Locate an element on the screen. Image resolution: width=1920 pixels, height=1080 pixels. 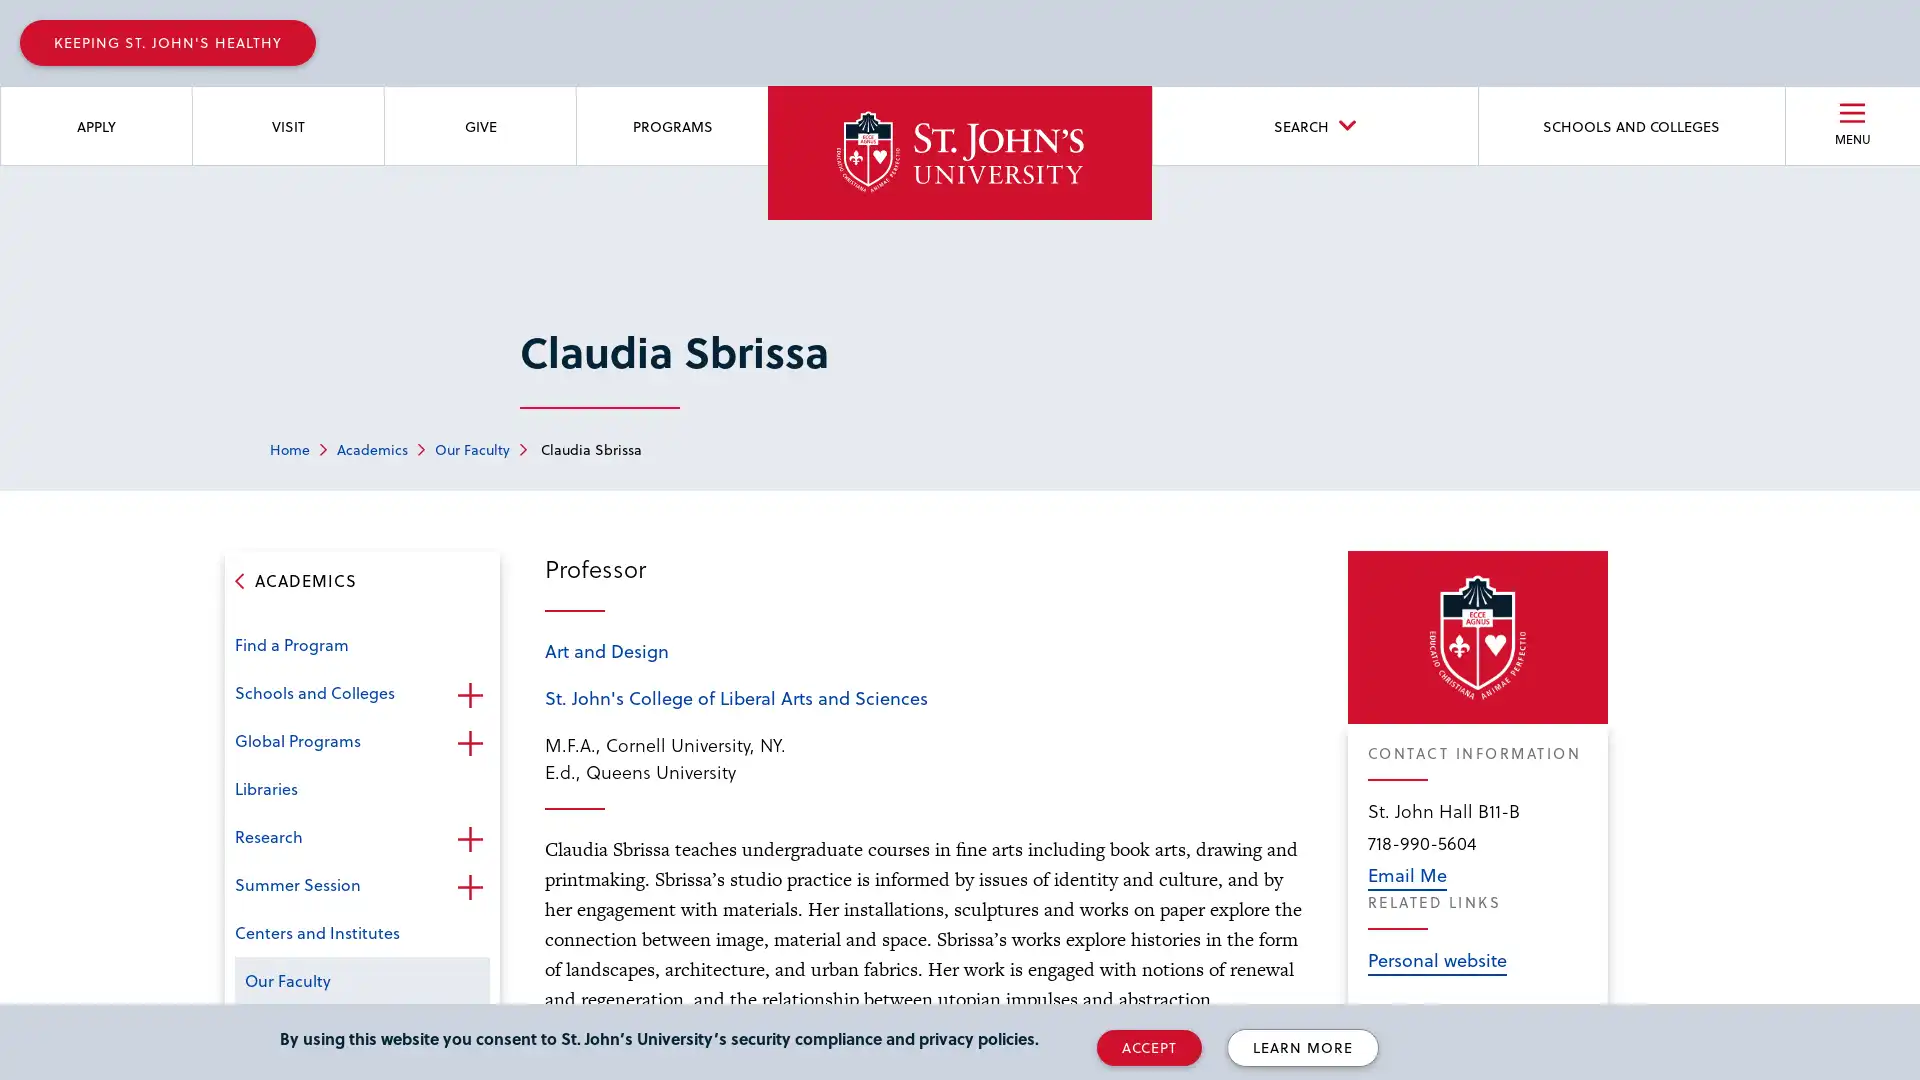
Open the sub-menu is located at coordinates (469, 1030).